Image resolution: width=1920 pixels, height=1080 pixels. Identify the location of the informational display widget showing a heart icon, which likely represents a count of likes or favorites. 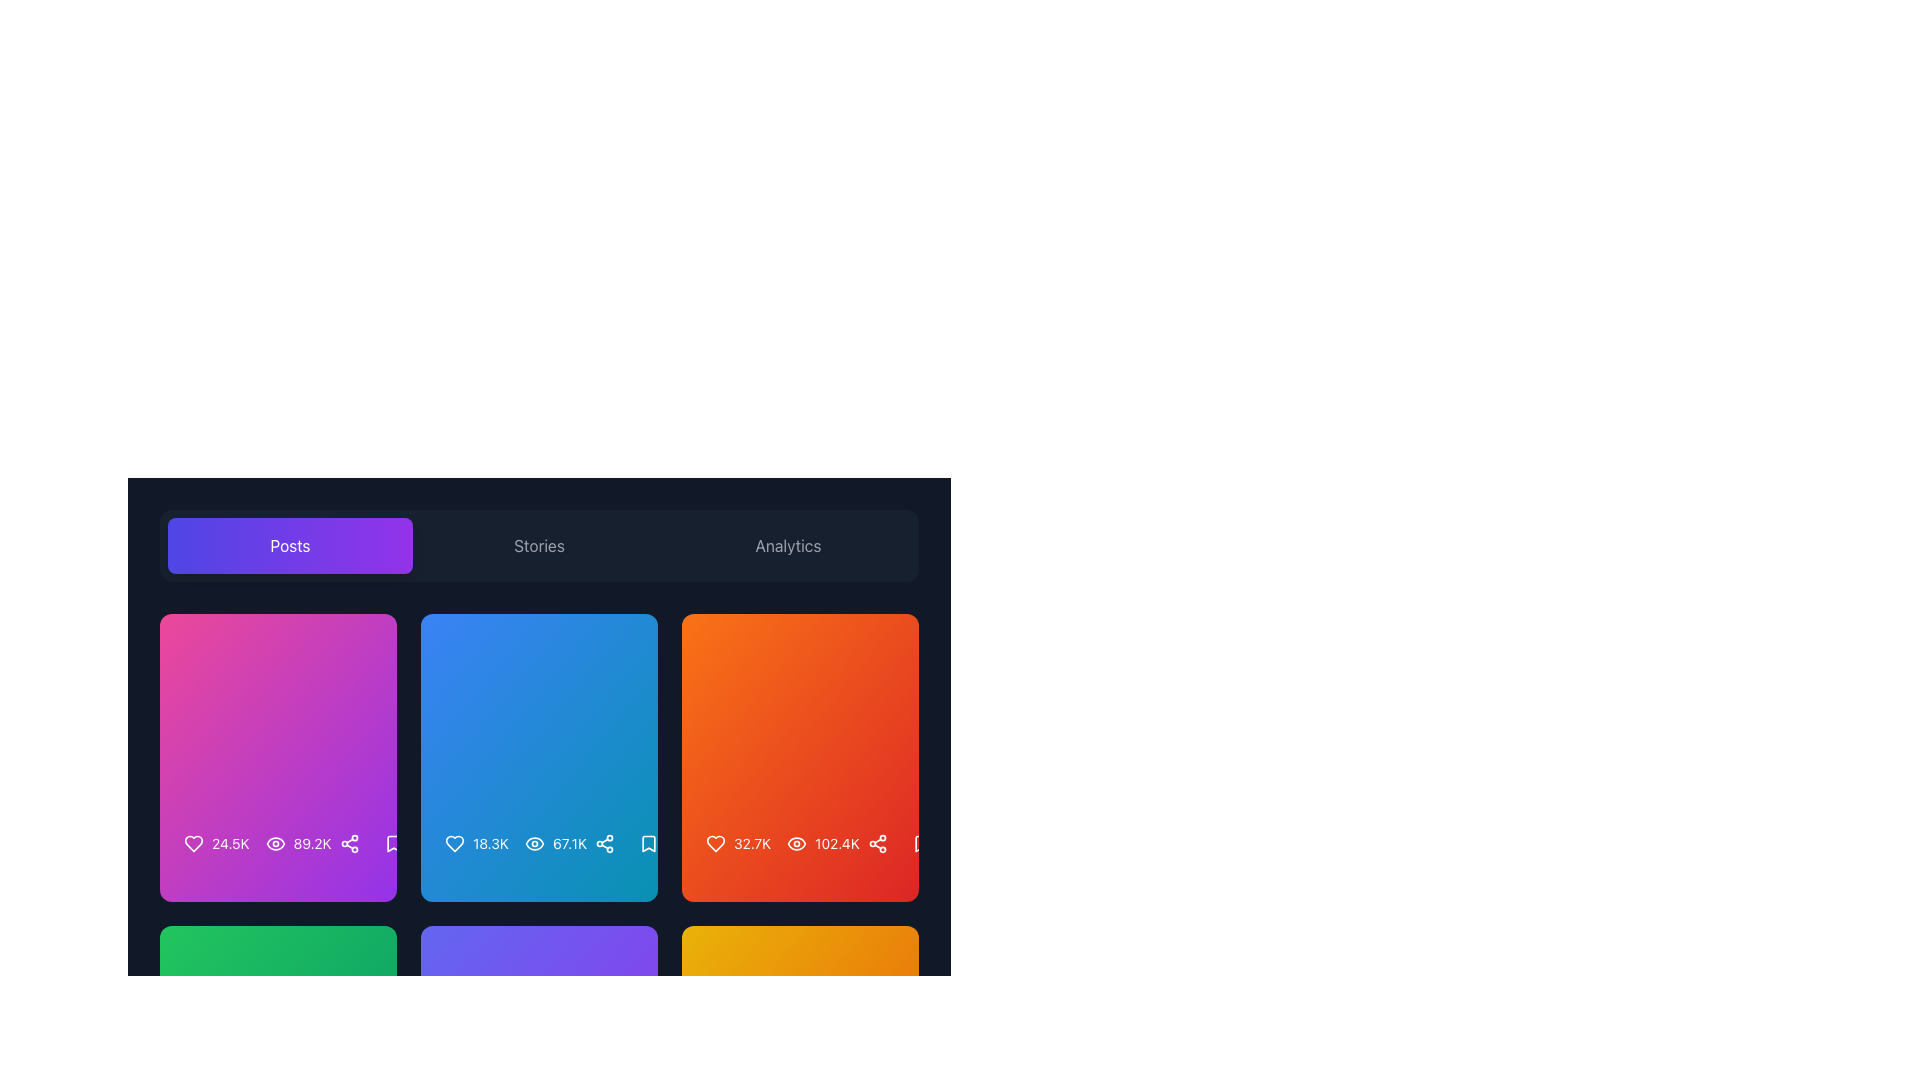
(475, 844).